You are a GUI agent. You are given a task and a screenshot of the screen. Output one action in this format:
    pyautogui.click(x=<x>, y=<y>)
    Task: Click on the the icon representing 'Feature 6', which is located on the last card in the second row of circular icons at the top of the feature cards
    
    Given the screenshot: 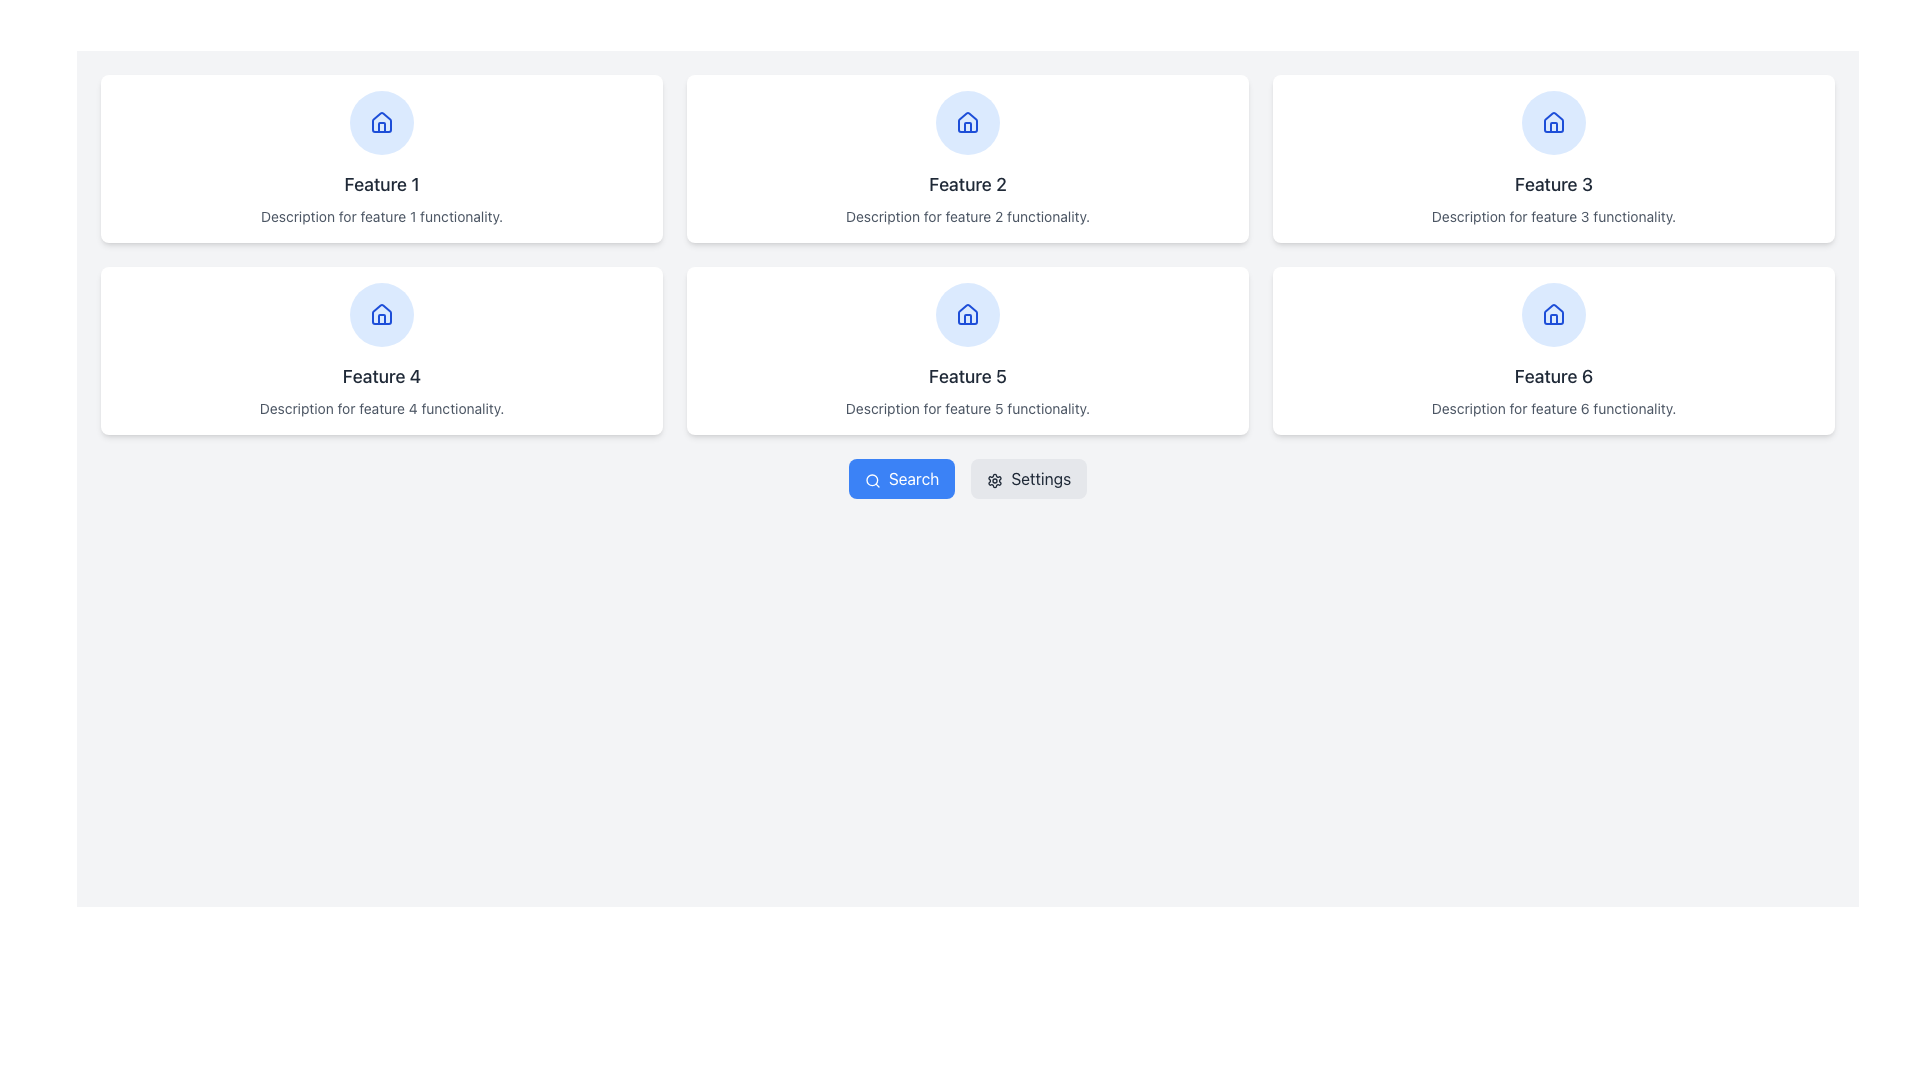 What is the action you would take?
    pyautogui.click(x=1553, y=313)
    